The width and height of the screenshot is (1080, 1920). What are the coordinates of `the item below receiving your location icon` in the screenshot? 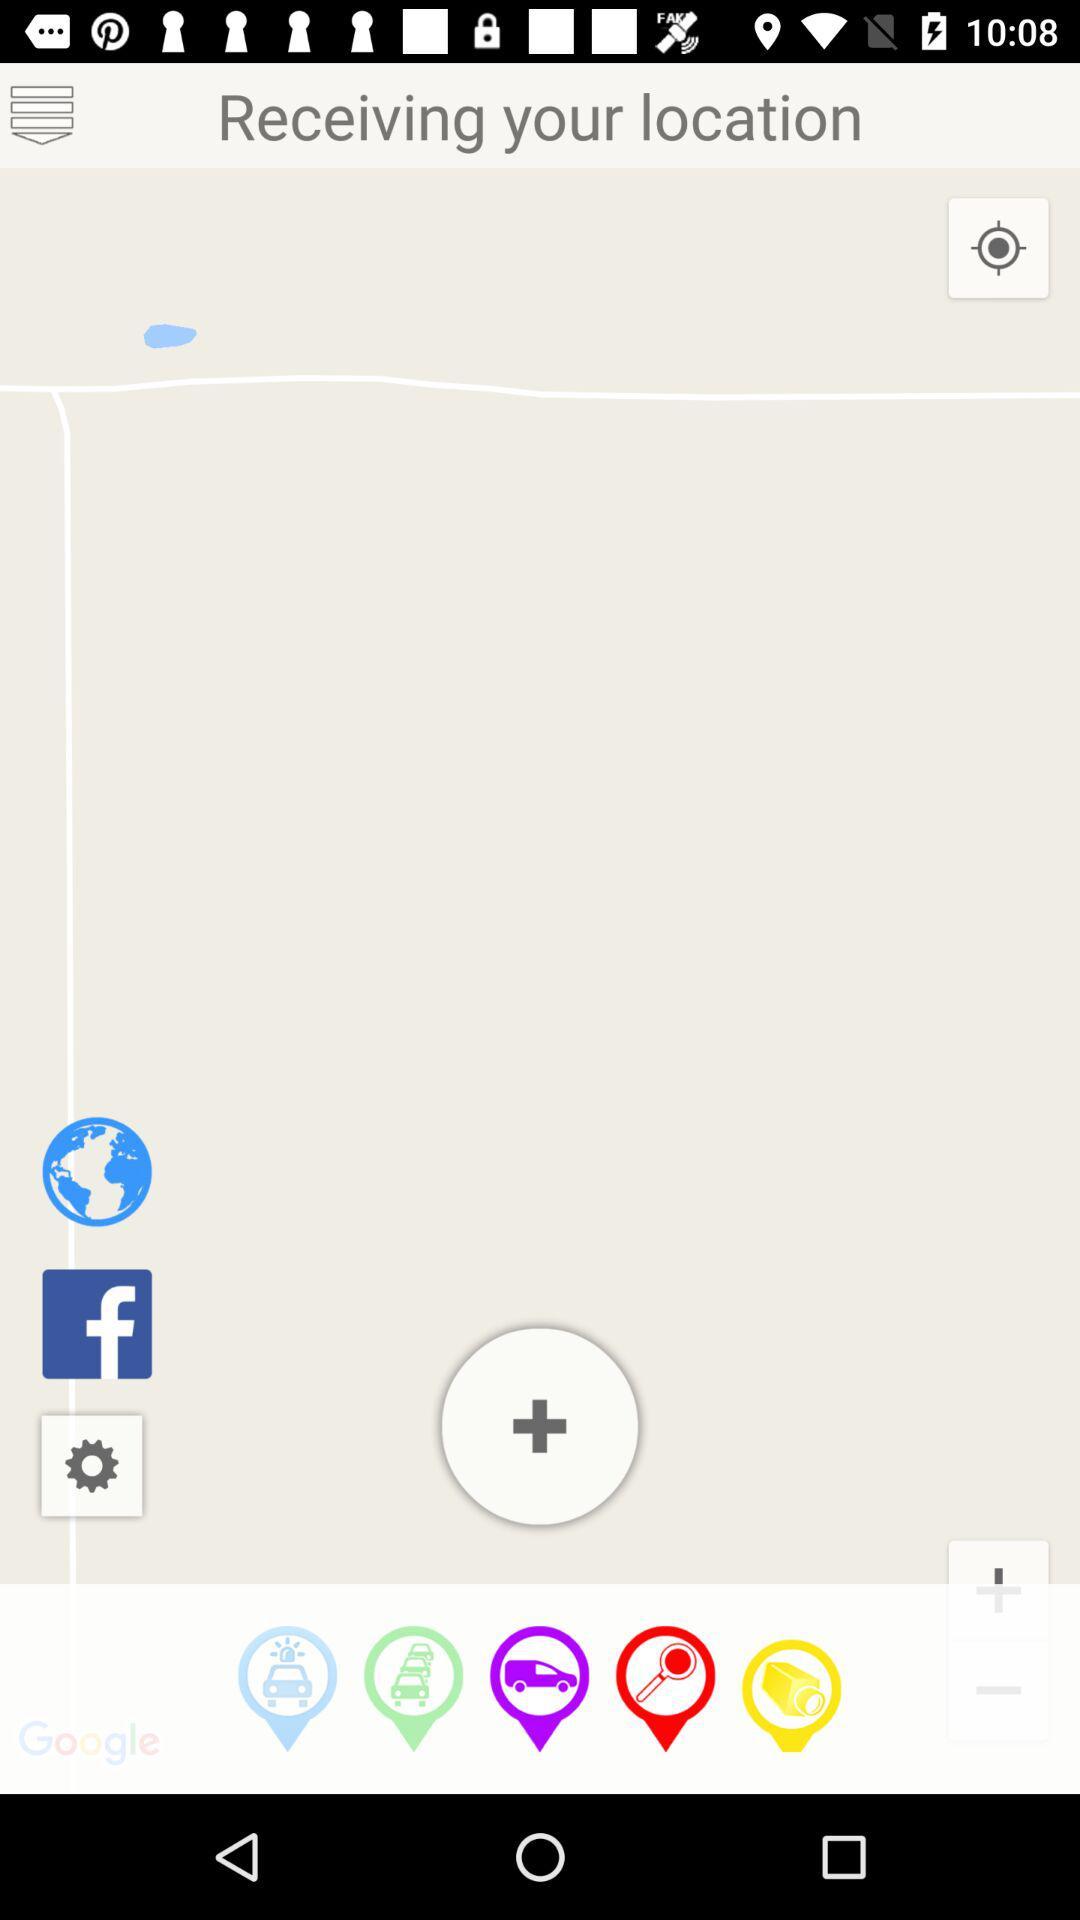 It's located at (998, 248).